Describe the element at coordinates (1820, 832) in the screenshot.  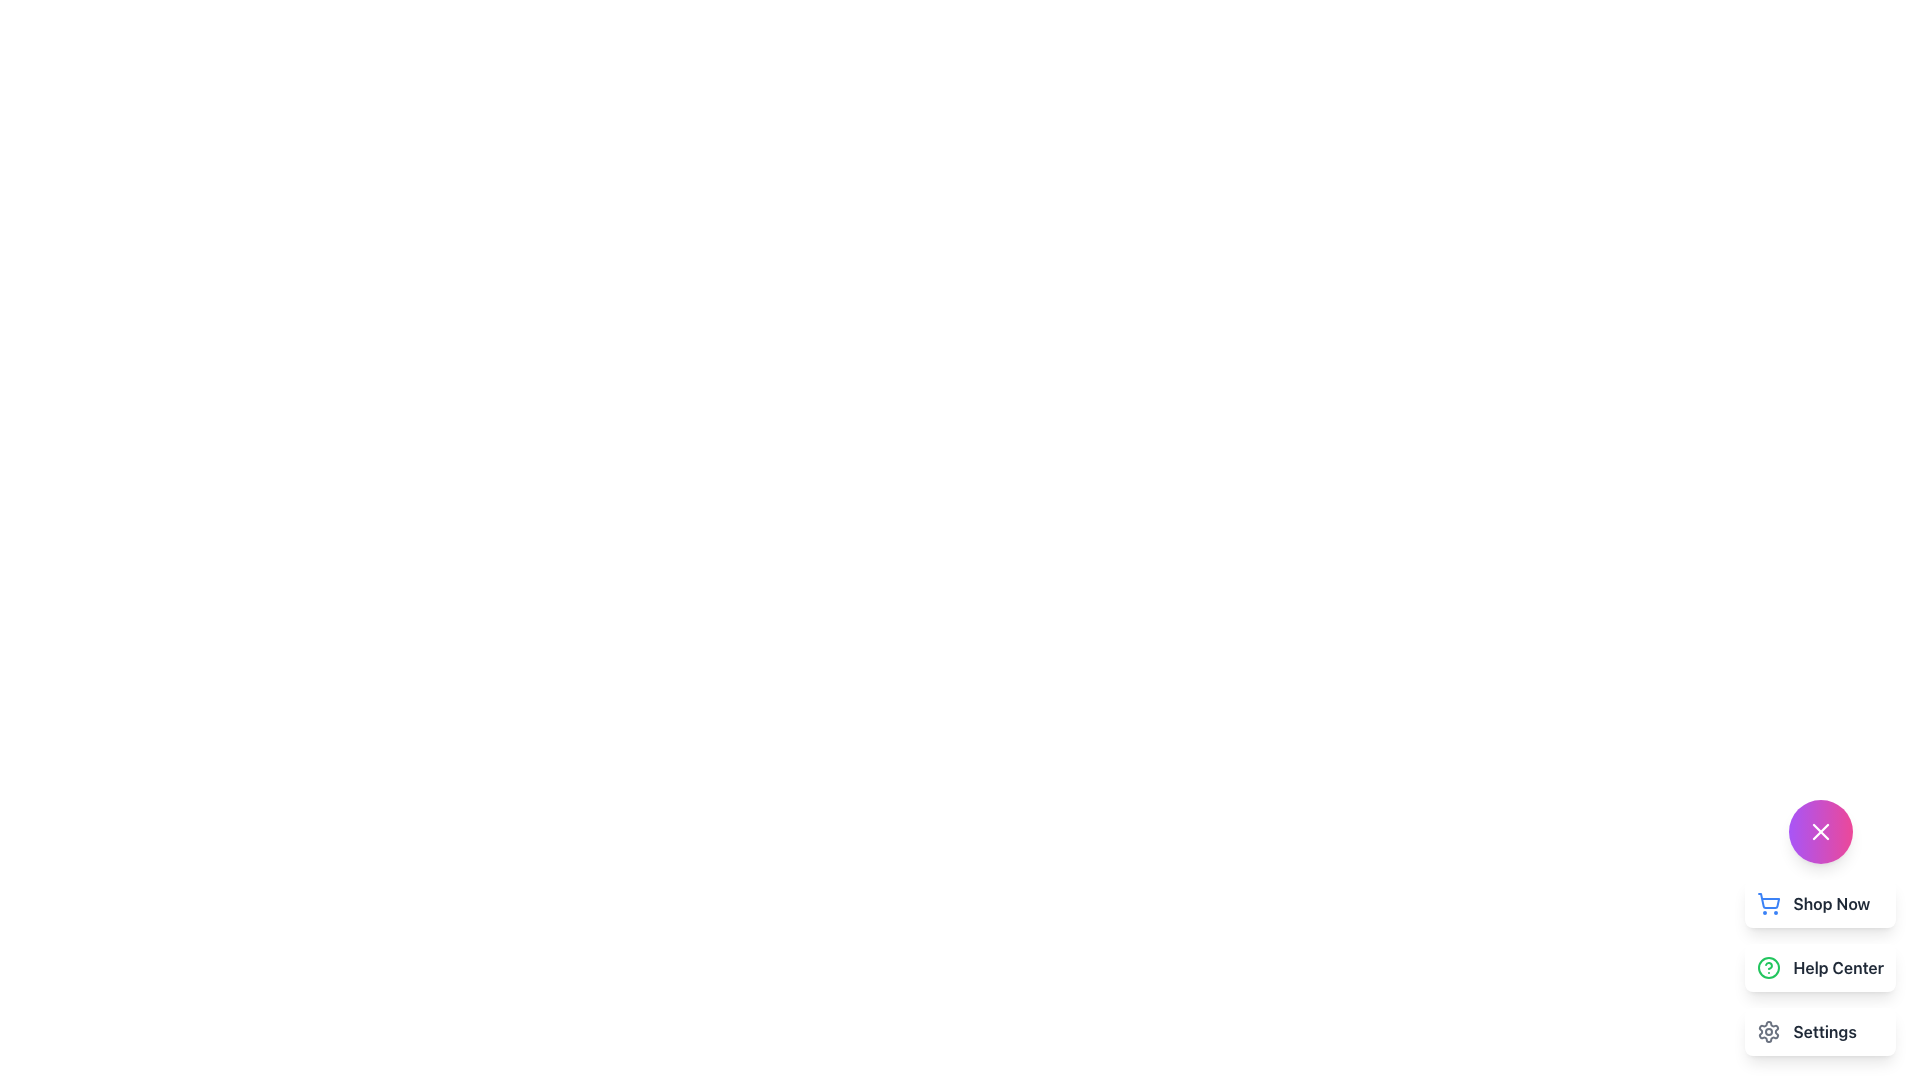
I see `the 'X' icon located in the bottom-right corner of the interface` at that location.